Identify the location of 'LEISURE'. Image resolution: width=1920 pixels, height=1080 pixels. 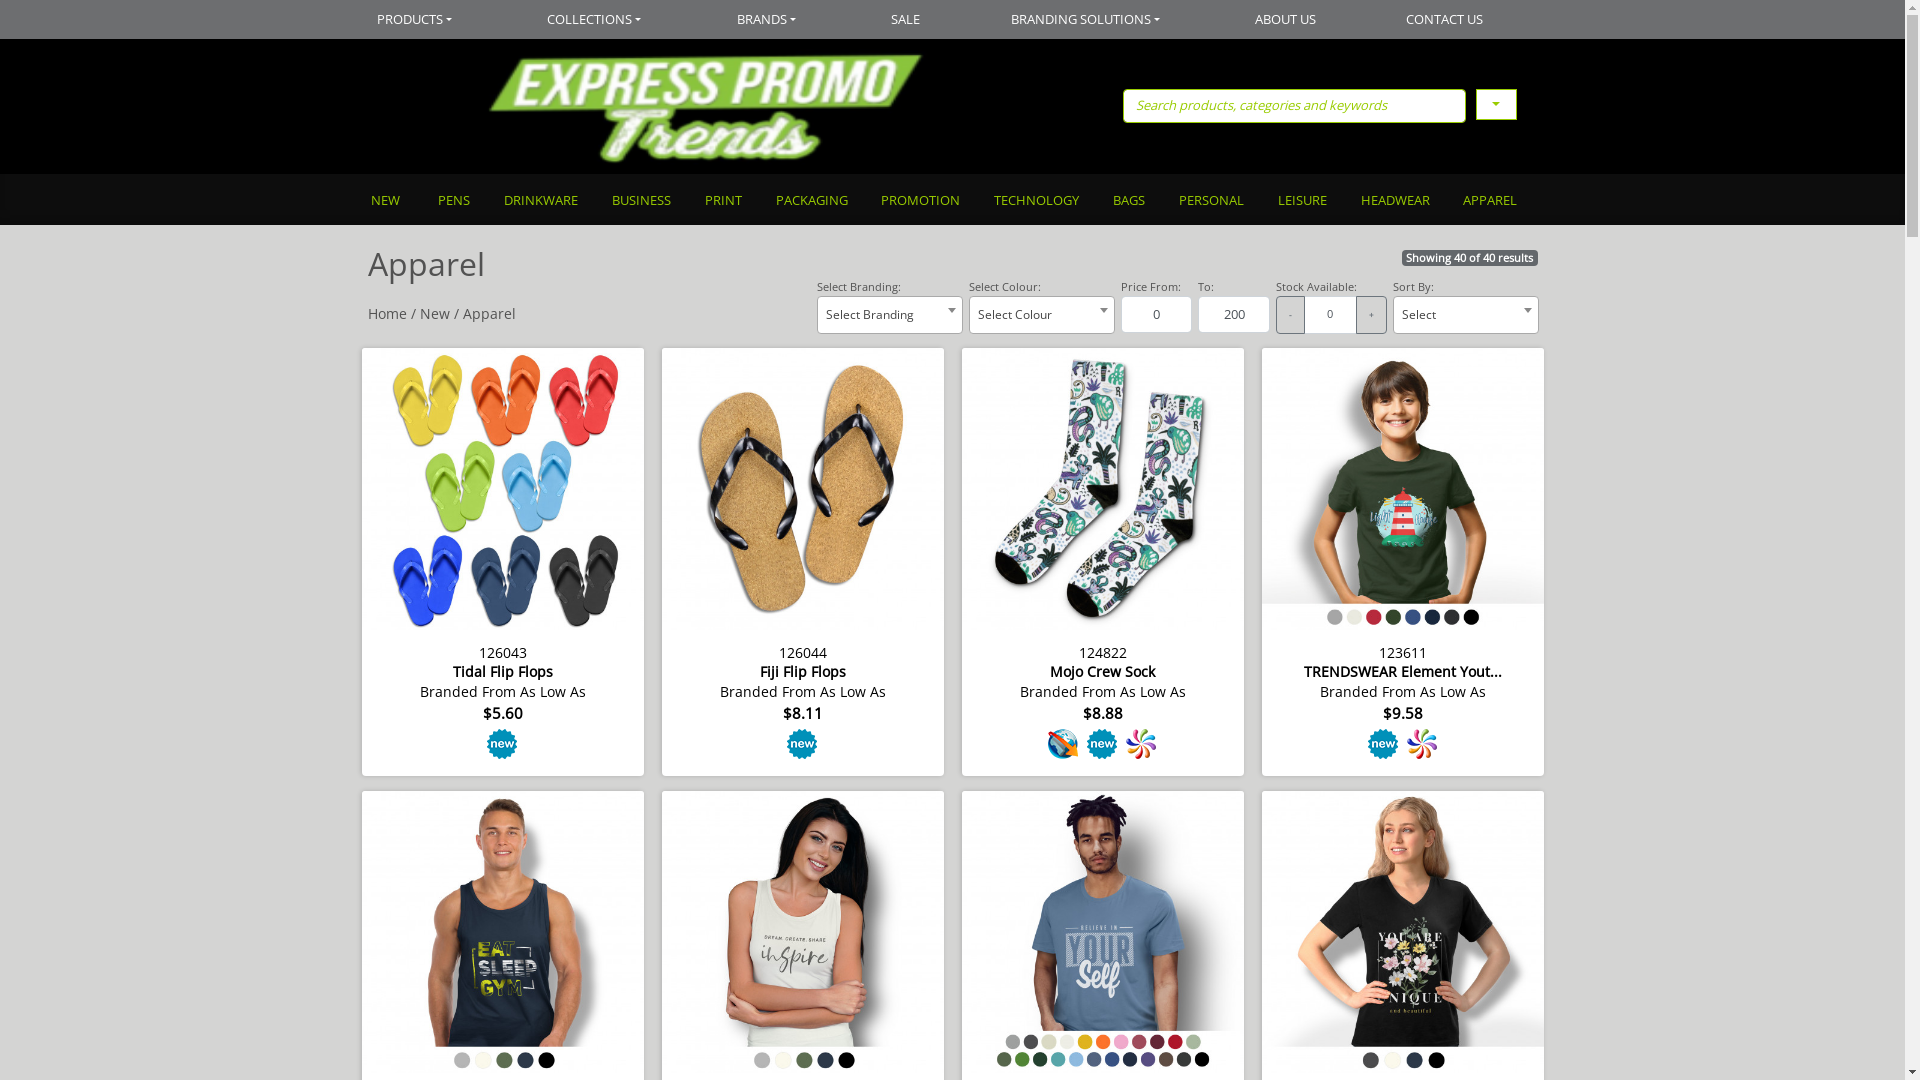
(1258, 201).